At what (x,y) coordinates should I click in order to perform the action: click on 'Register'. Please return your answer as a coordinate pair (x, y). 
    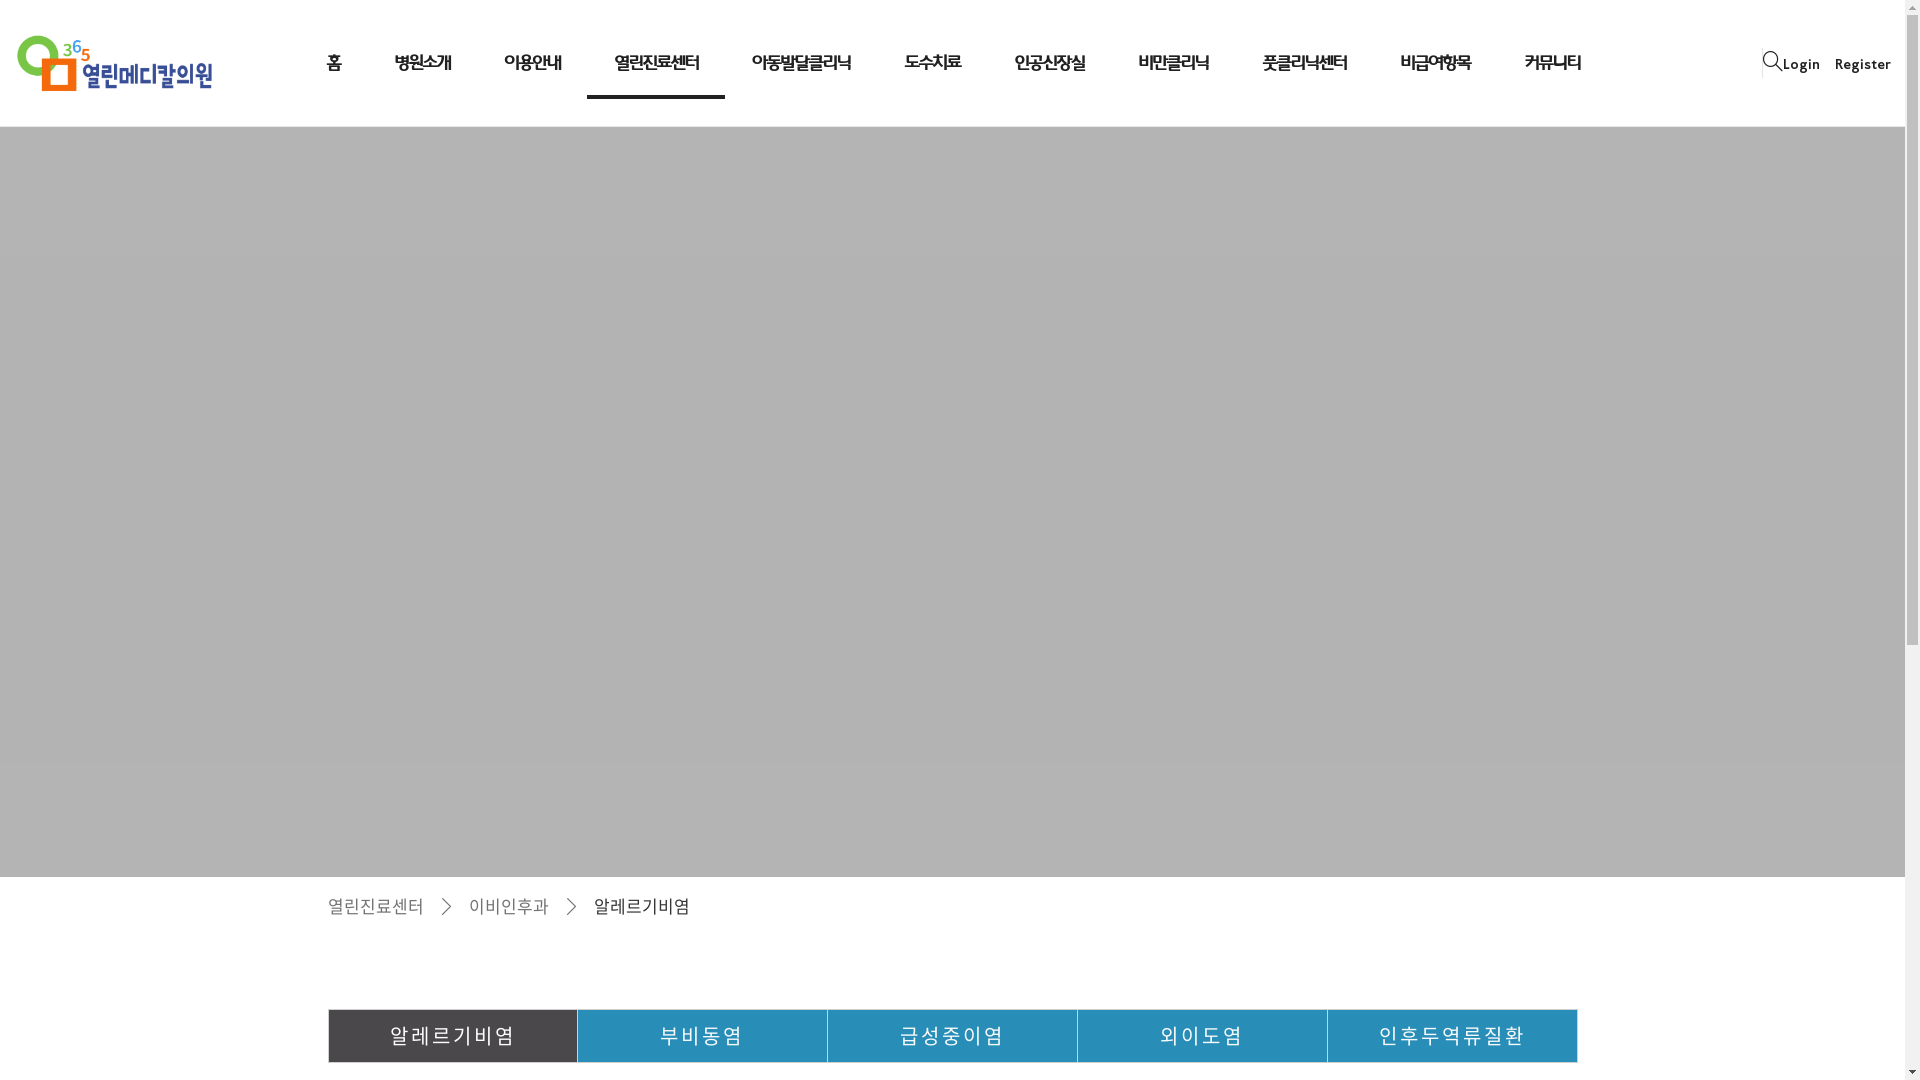
    Looking at the image, I should click on (1861, 62).